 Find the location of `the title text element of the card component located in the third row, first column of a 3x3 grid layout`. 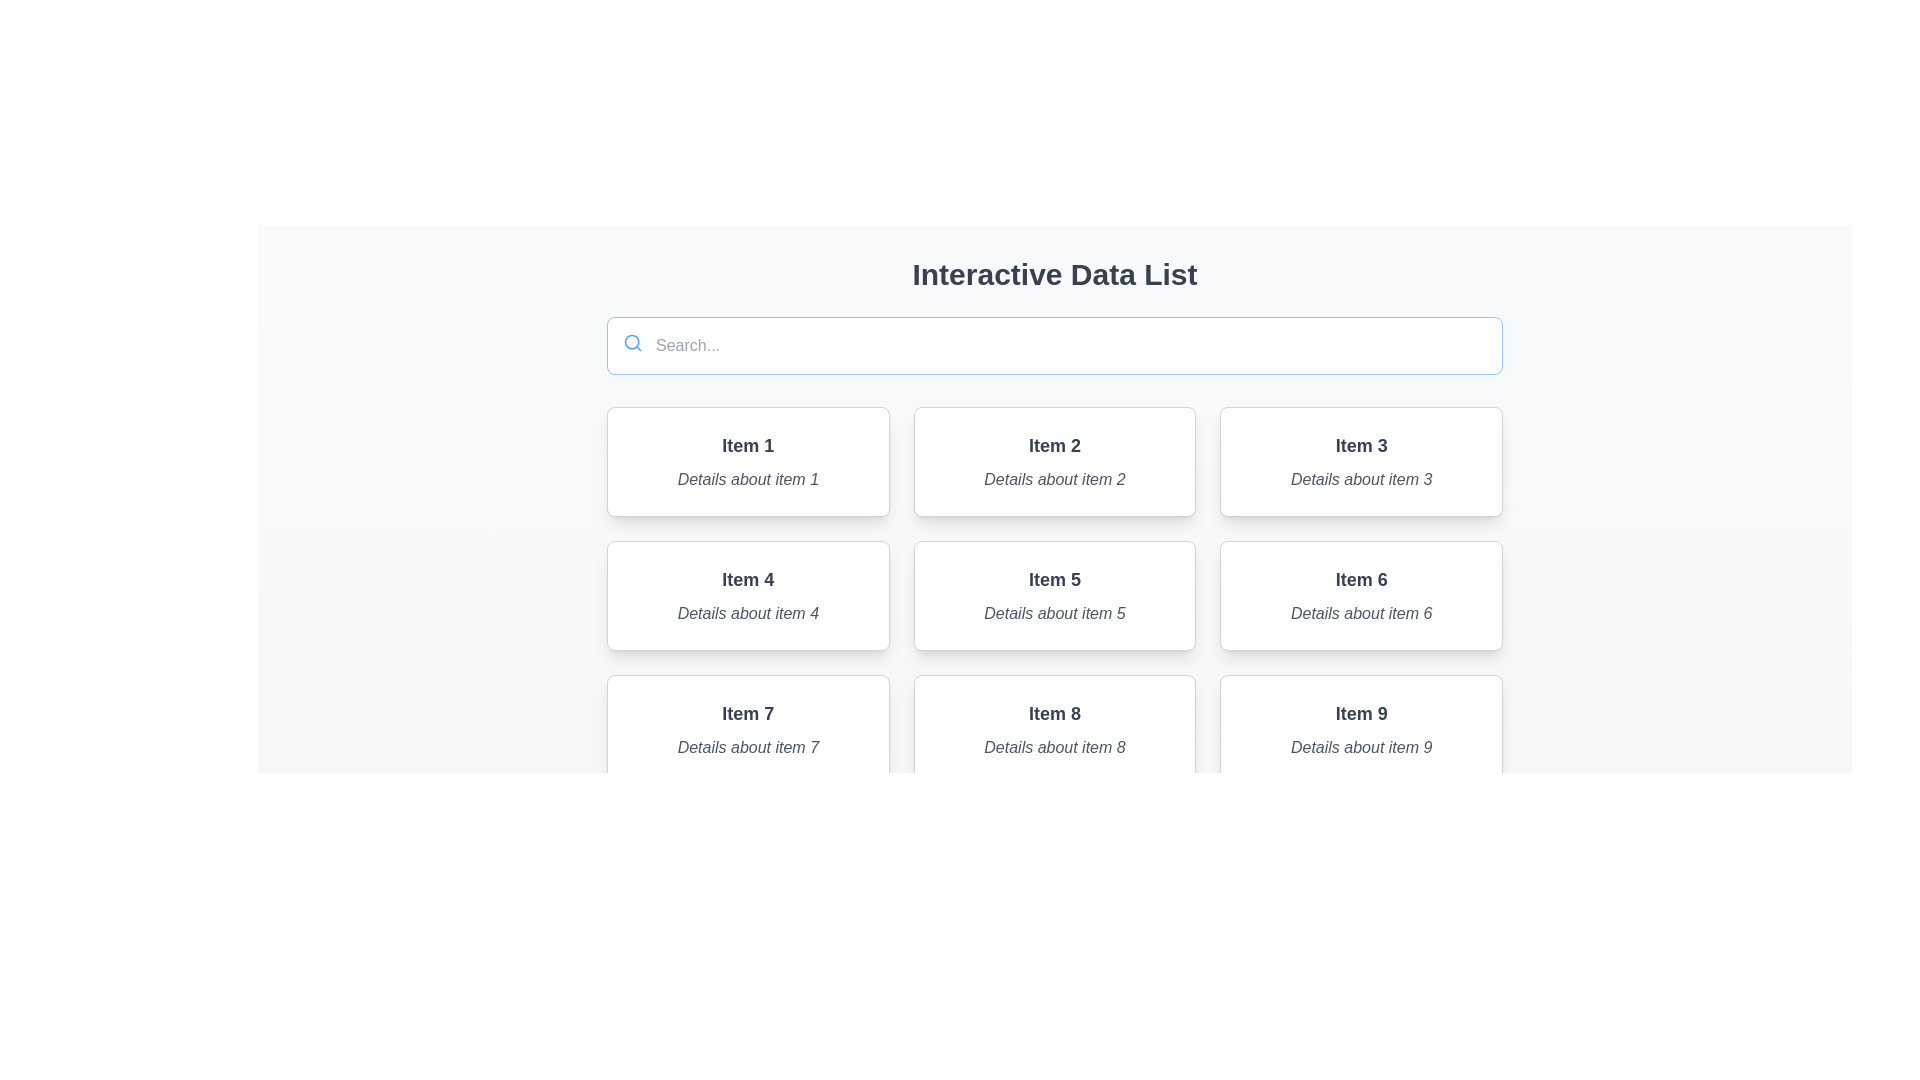

the title text element of the card component located in the third row, first column of a 3x3 grid layout is located at coordinates (747, 712).